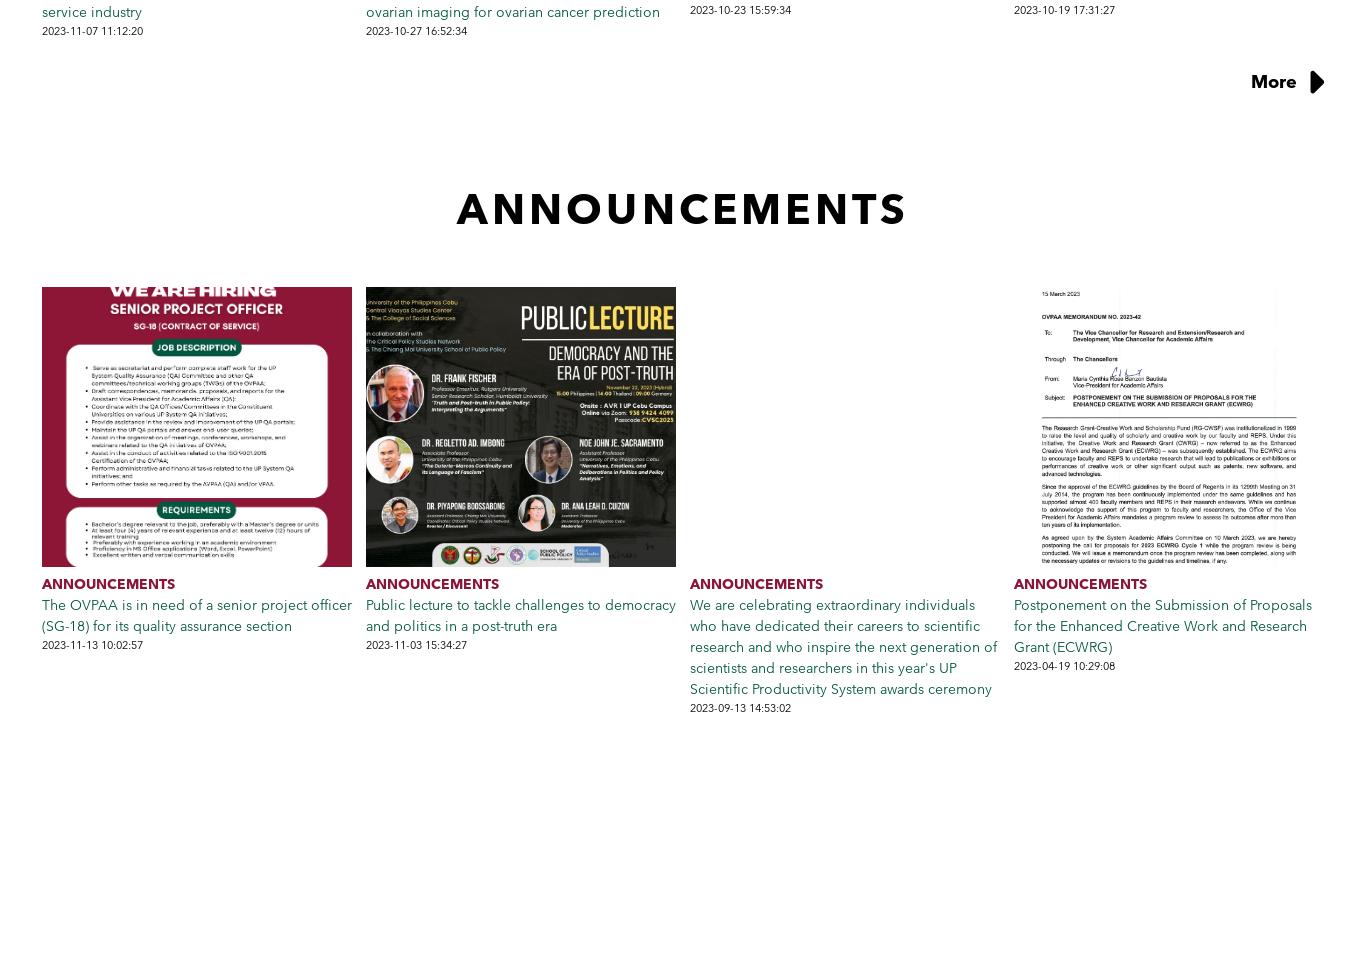 The width and height of the screenshot is (1366, 979). What do you see at coordinates (842, 645) in the screenshot?
I see `'We are celebrating extraordinary individuals who have dedicated their careers to scientific research and who inspire the next generation of scientists and researchers in this year's UP Scientific Productivity System awards ceremony'` at bounding box center [842, 645].